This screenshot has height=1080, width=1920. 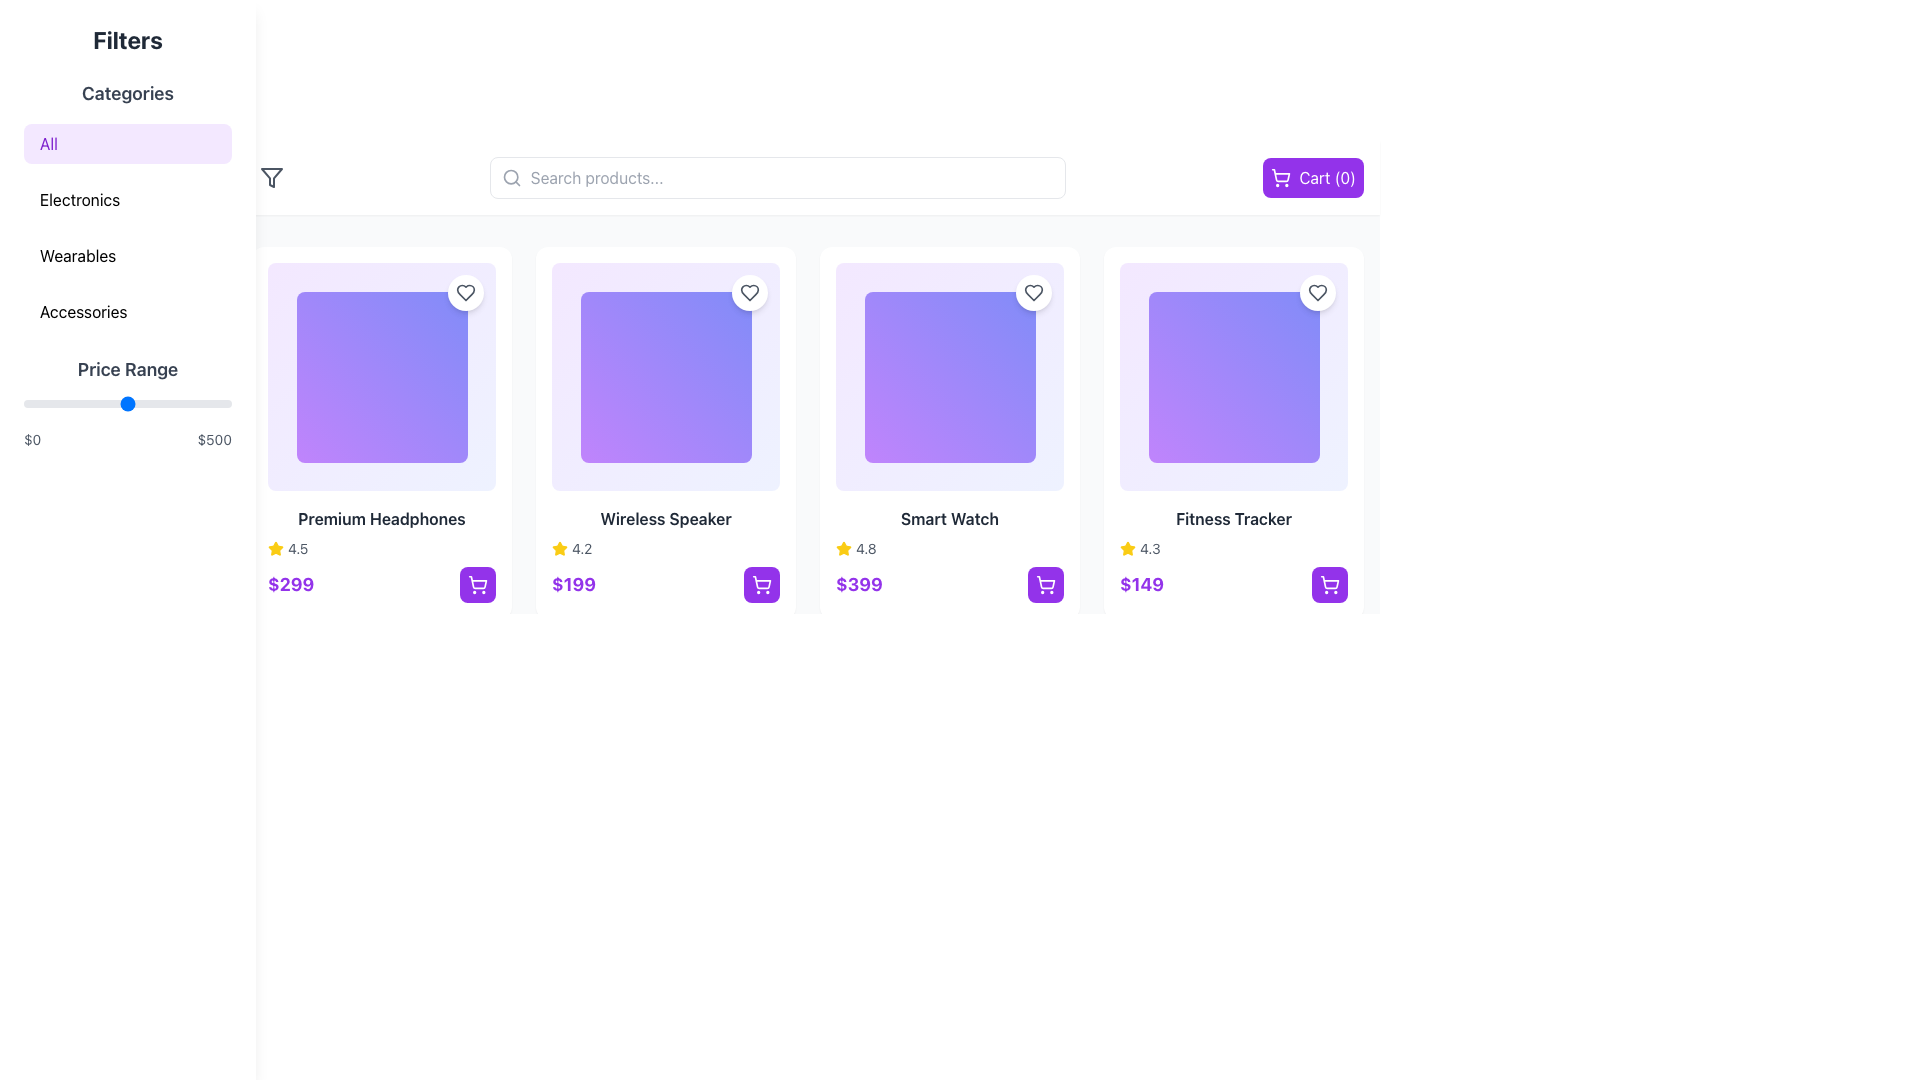 I want to click on the 'Wearables' button, which is the third item in the 'Categories' list located in the left sidebar under the 'Electronics' item, so click(x=127, y=235).